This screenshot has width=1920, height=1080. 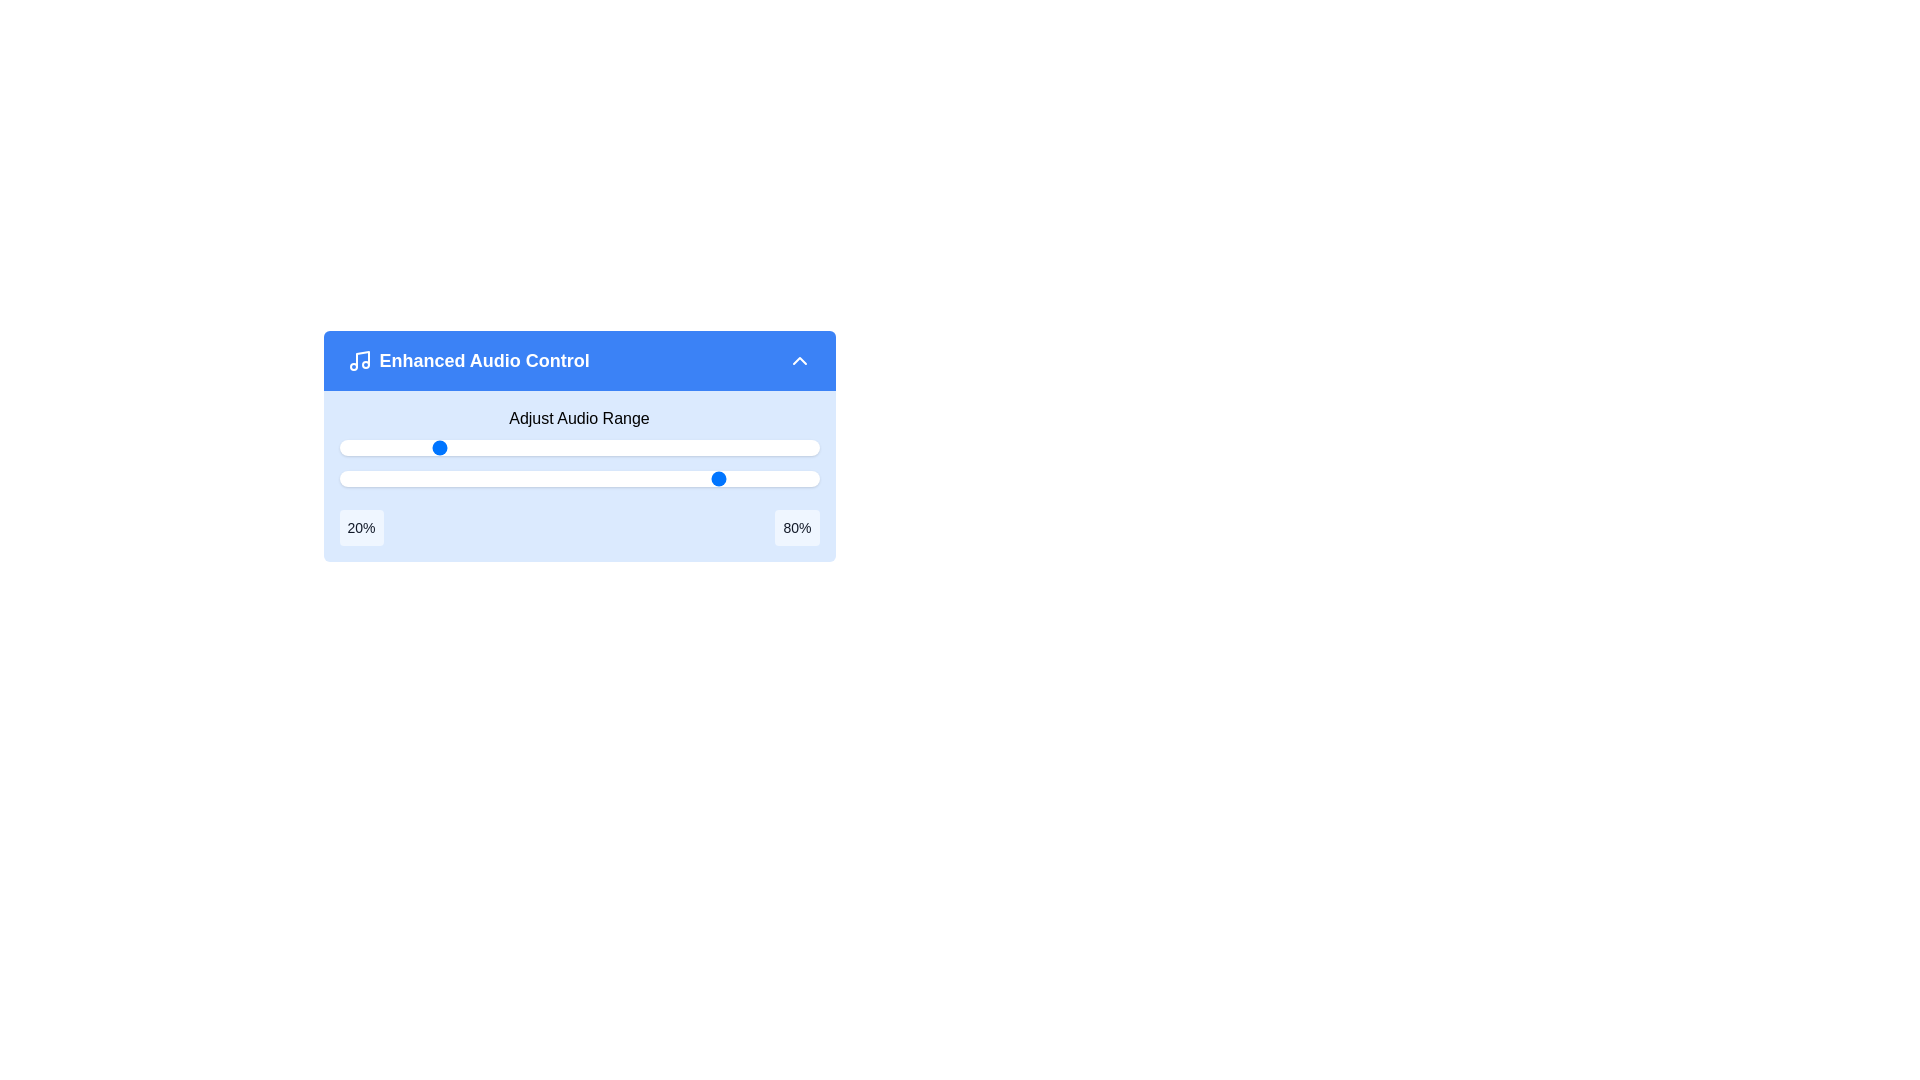 I want to click on the Header element labeled 'Enhanced Audio Control' with a musical note icon, which is located in the upper part of a card-like component with a blue background, so click(x=467, y=361).